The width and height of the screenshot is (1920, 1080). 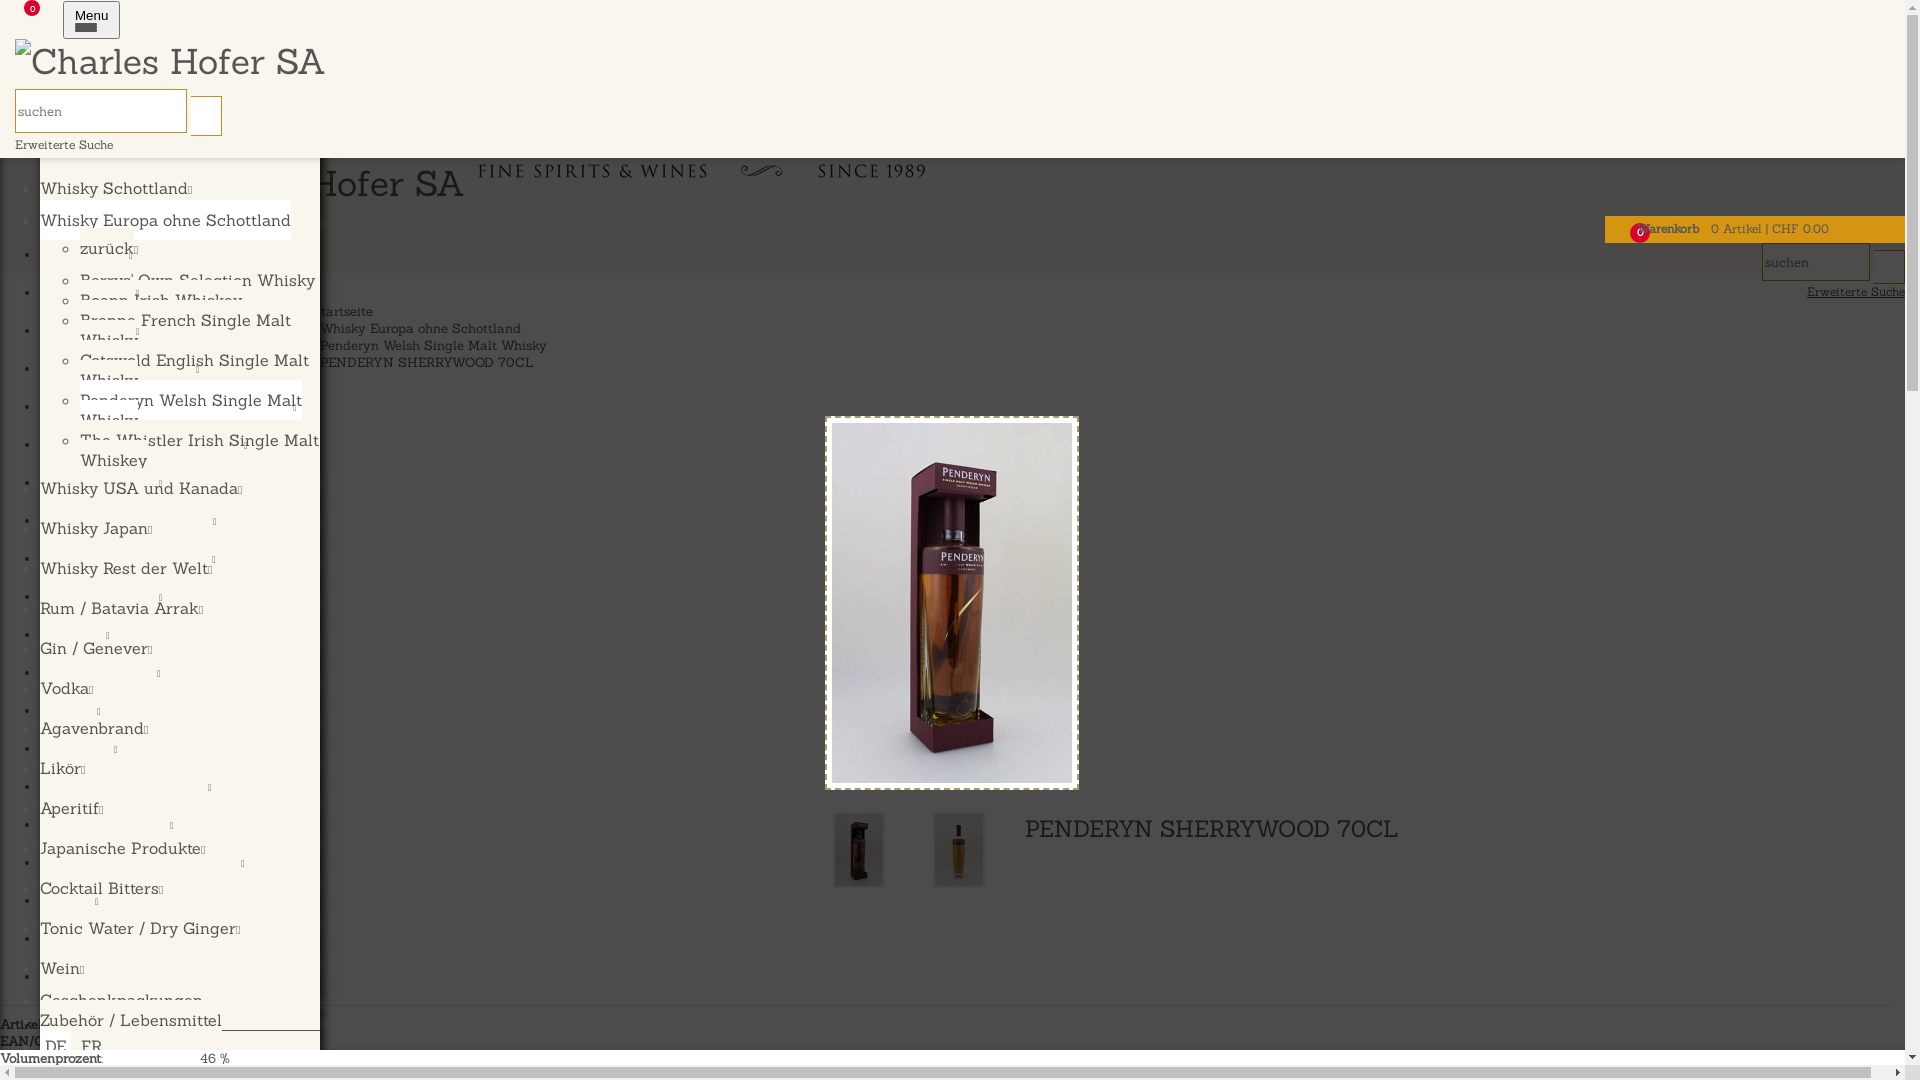 What do you see at coordinates (138, 928) in the screenshot?
I see `'Tonic Water / Dry Ginger'` at bounding box center [138, 928].